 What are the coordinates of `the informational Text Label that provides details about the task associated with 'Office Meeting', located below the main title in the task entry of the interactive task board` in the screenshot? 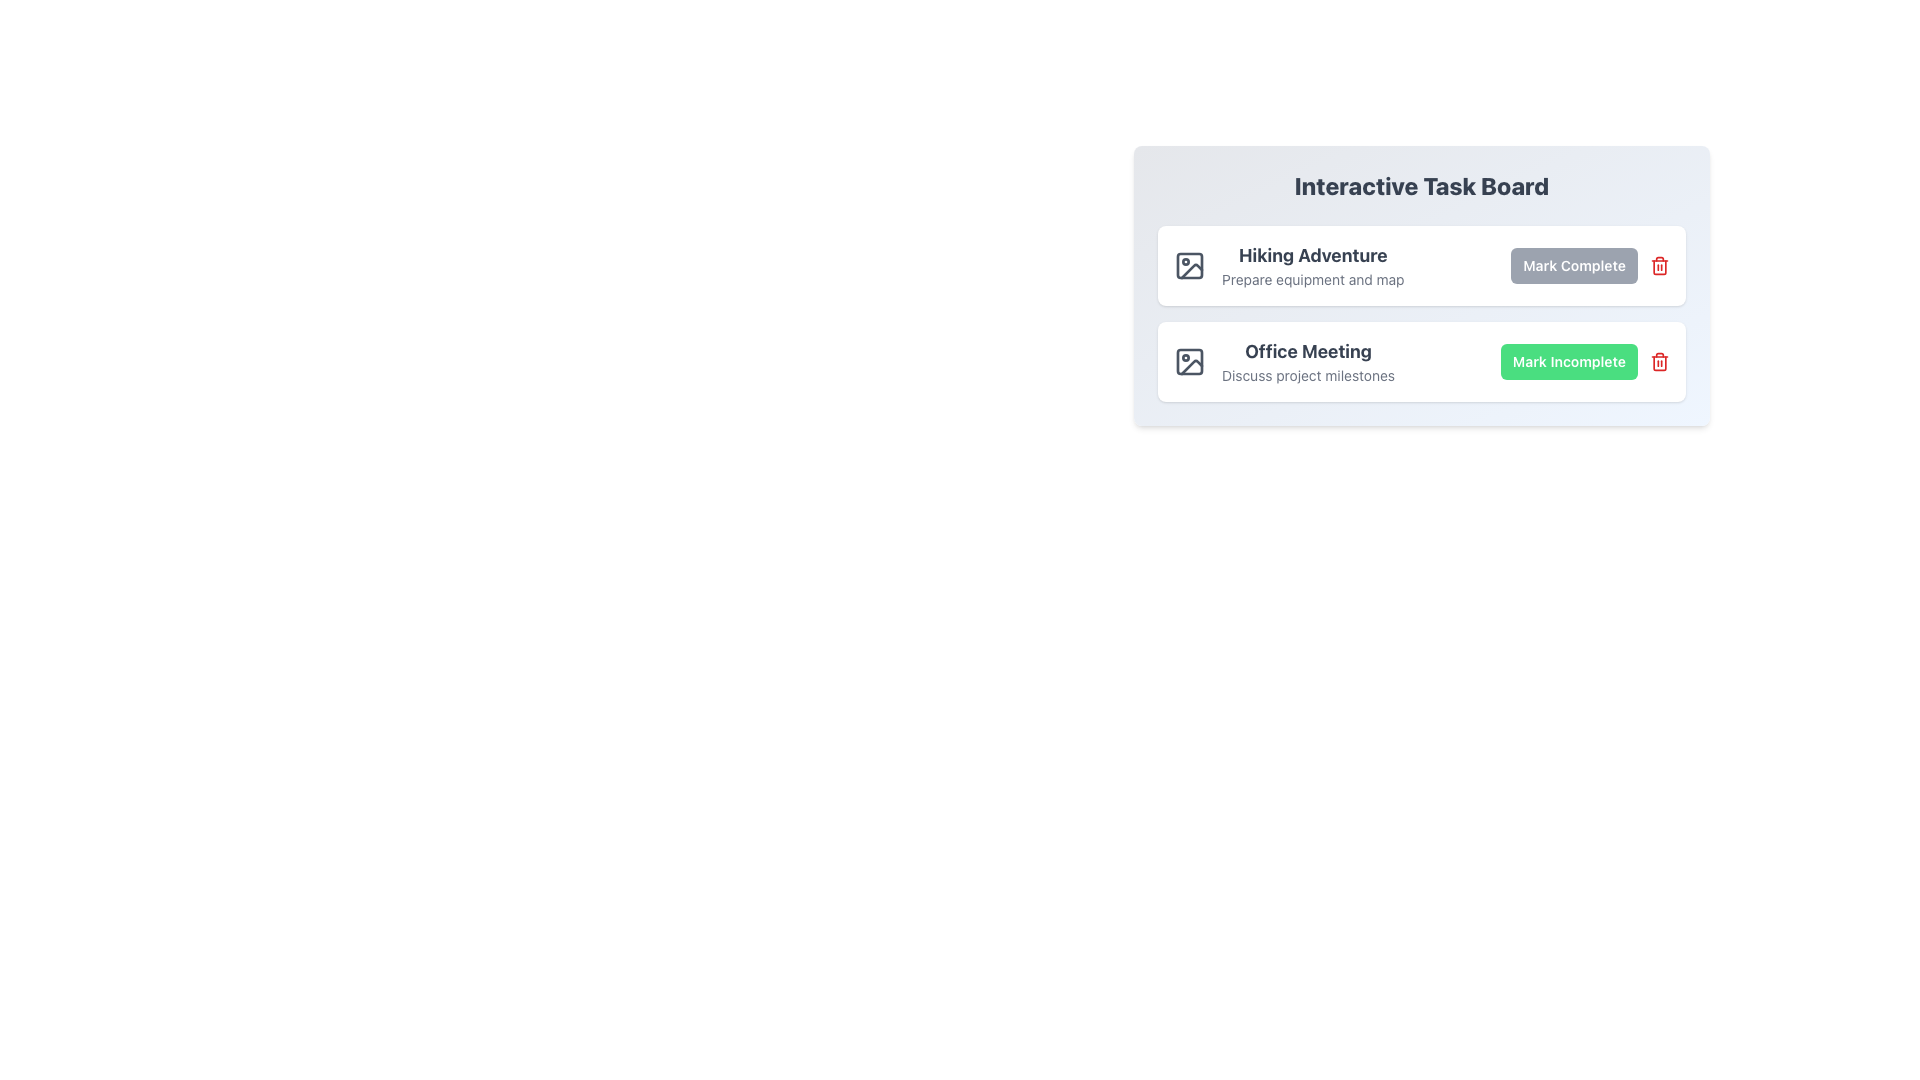 It's located at (1308, 375).